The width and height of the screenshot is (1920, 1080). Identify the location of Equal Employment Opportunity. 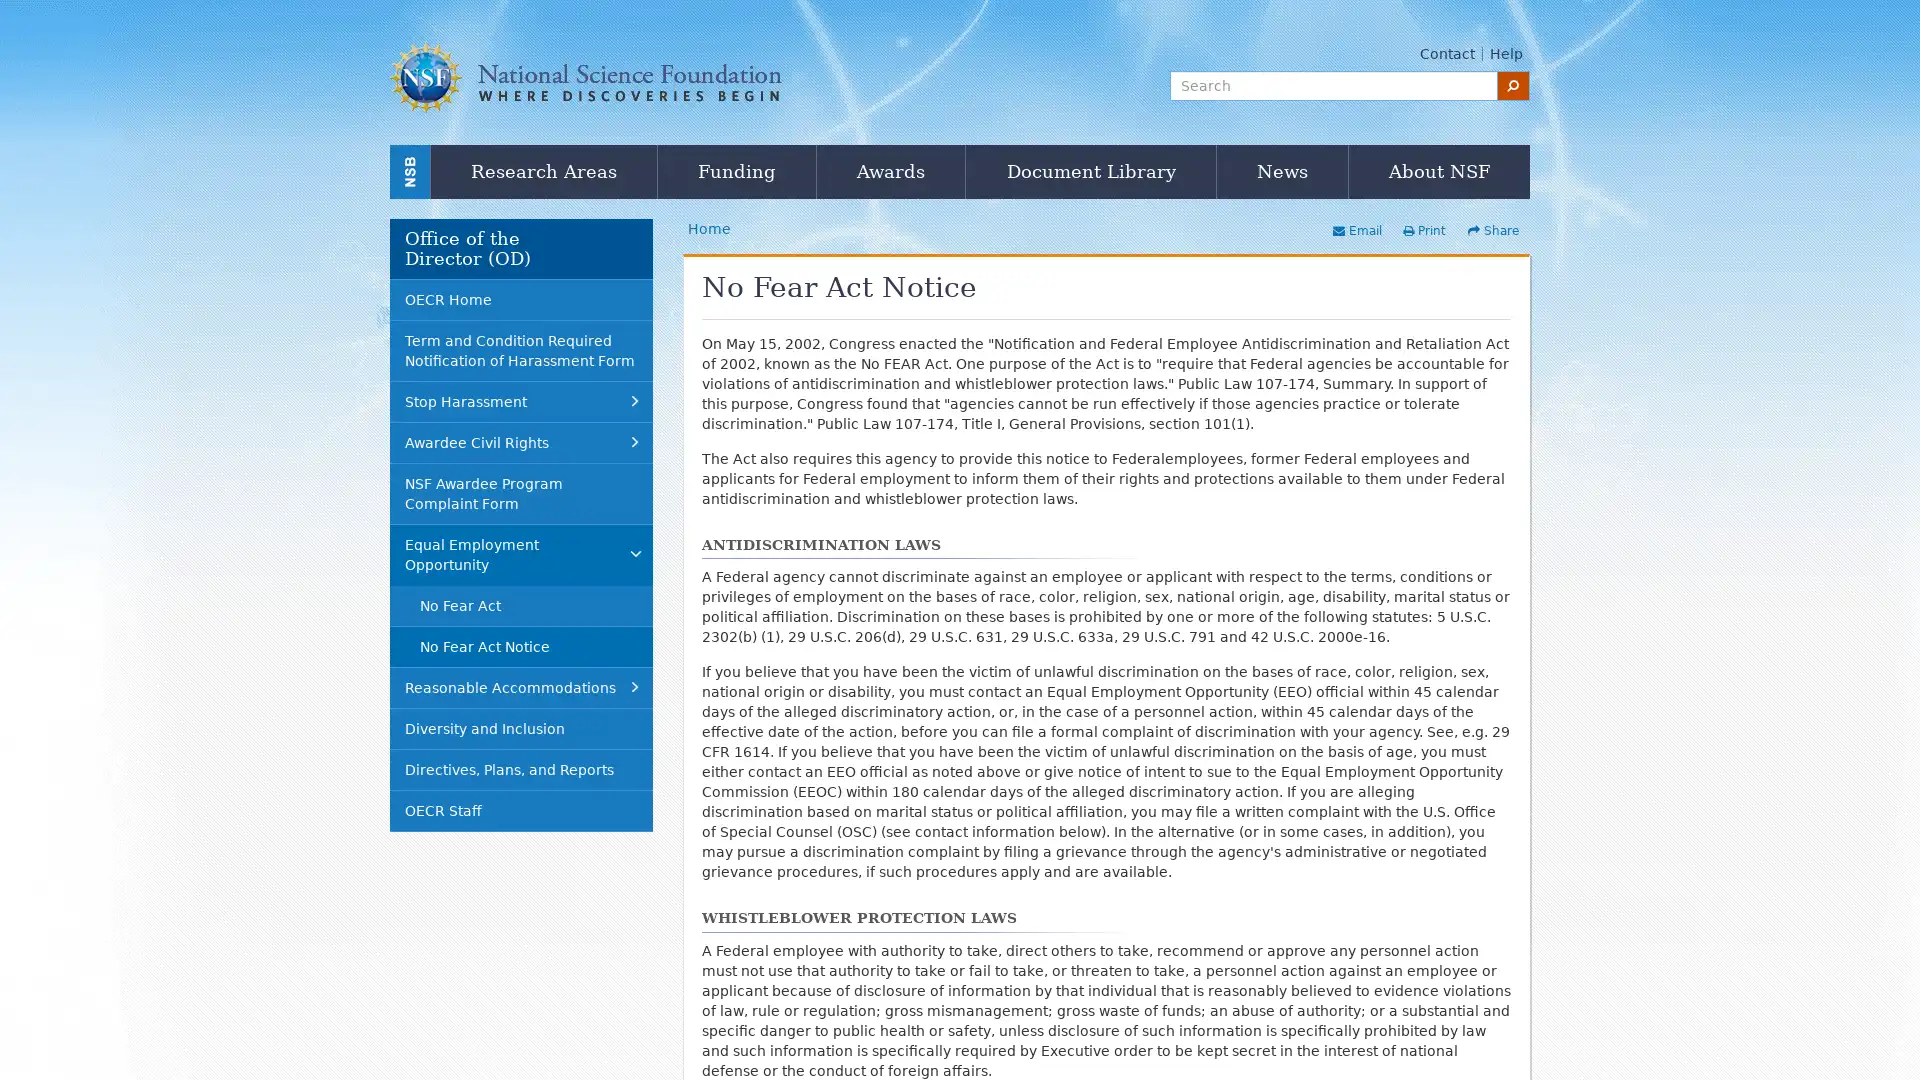
(521, 554).